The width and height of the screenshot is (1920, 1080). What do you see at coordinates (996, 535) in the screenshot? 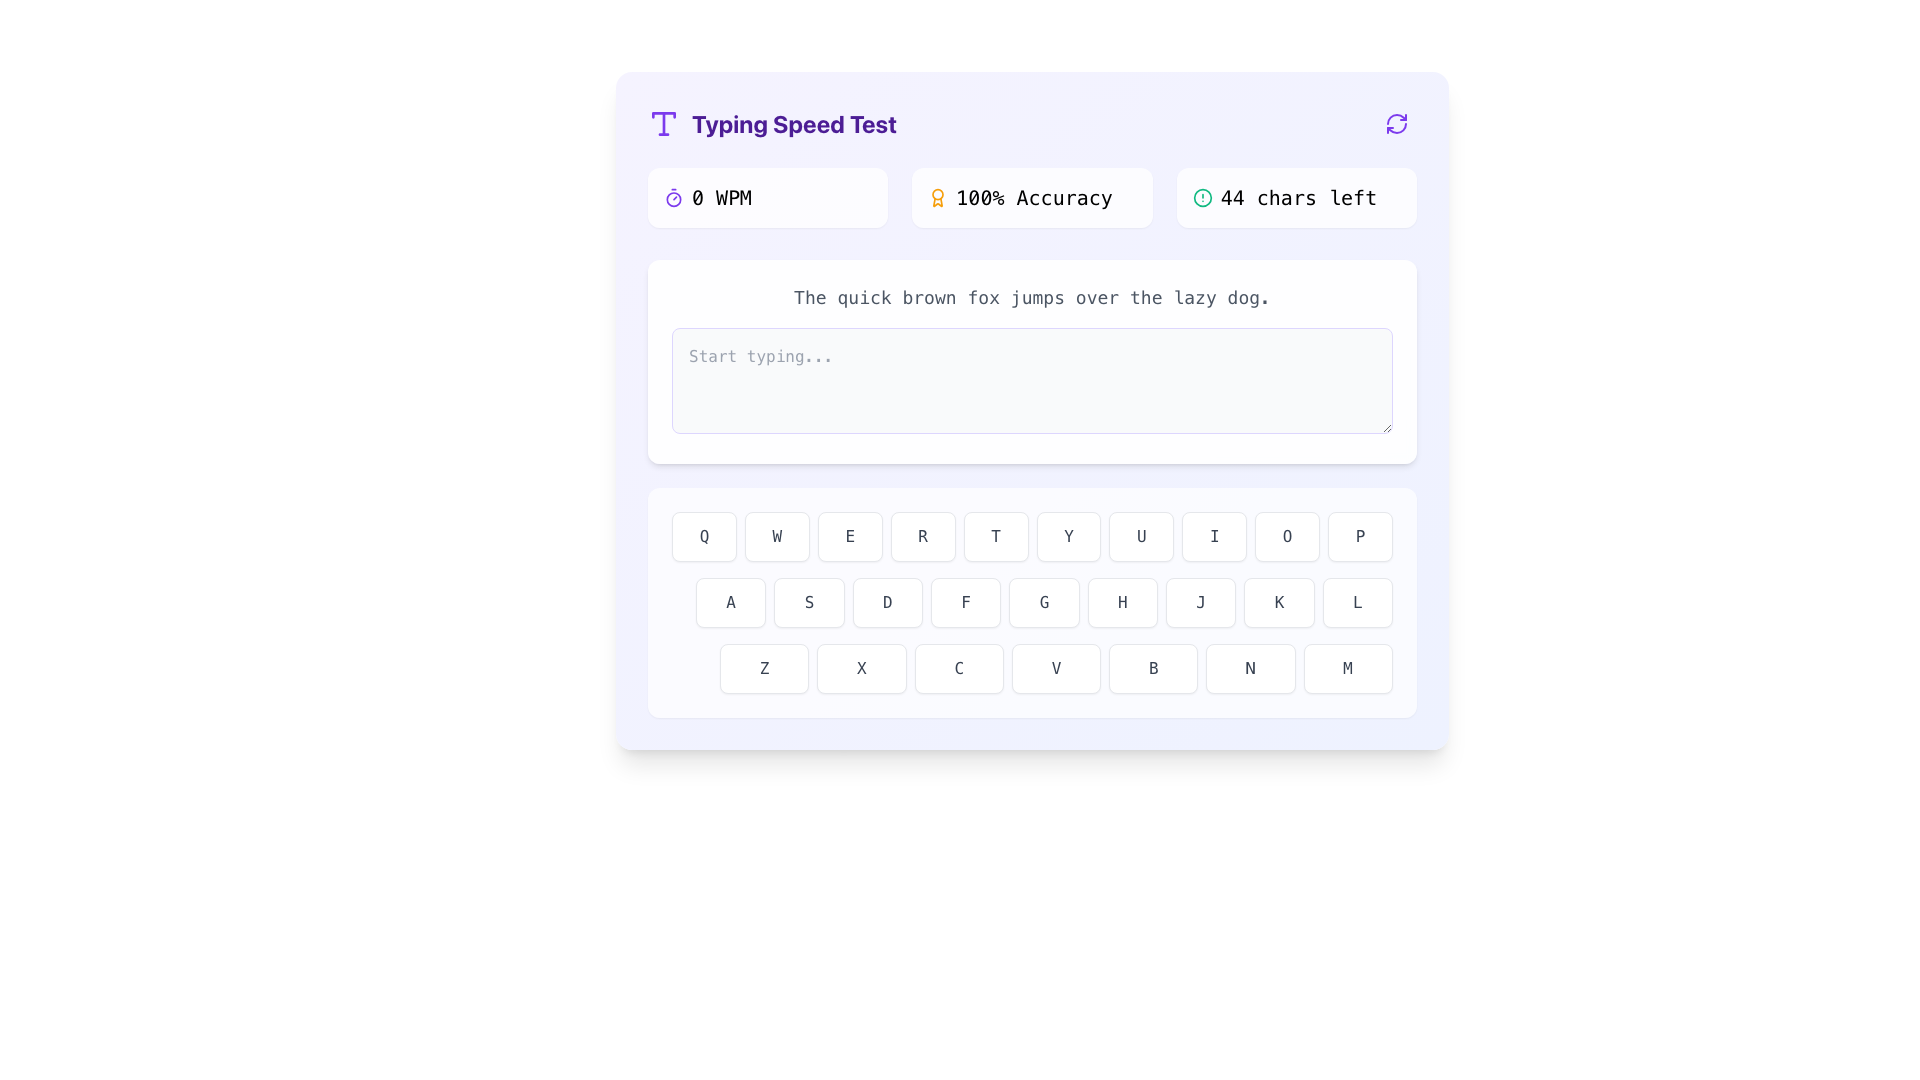
I see `the button that inputs the letter 'T', which is the fifth key in a horizontal row of a virtual keyboard` at bounding box center [996, 535].